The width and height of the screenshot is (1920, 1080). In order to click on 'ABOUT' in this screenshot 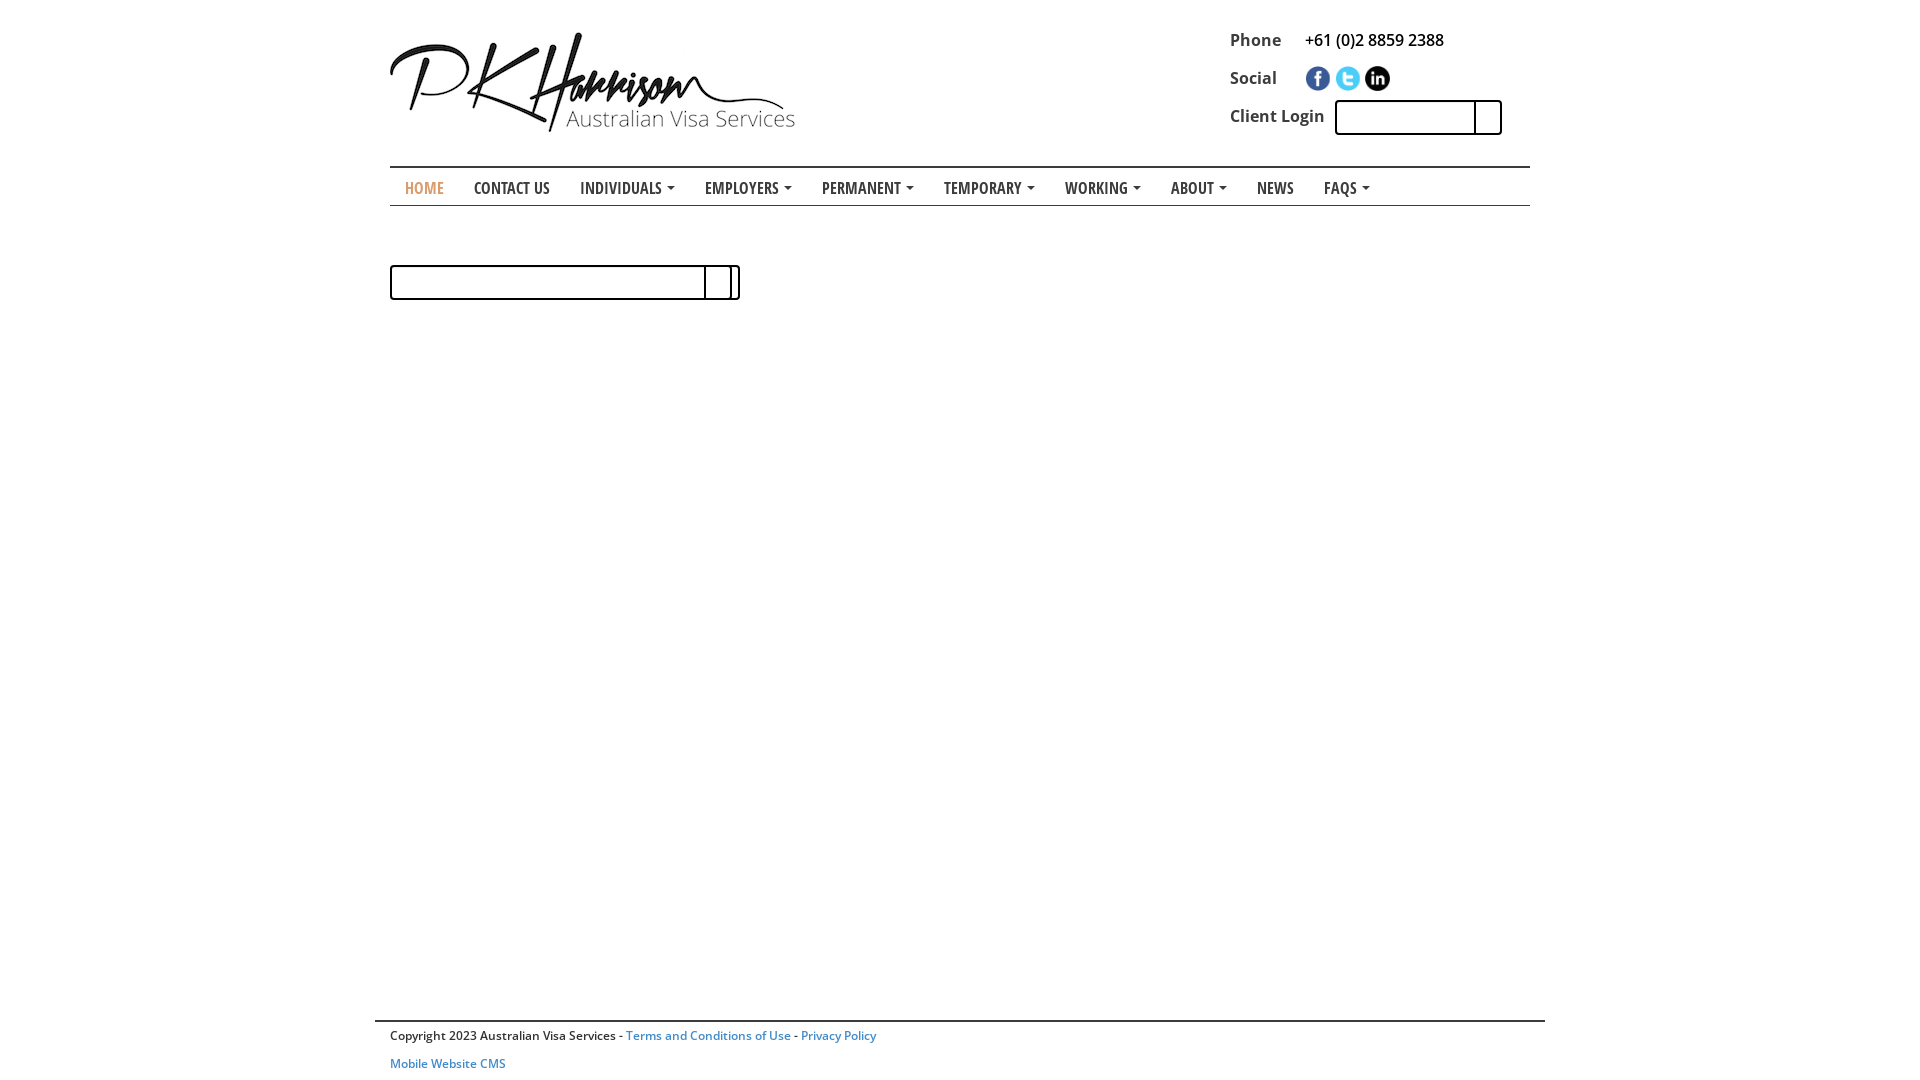, I will do `click(1199, 186)`.